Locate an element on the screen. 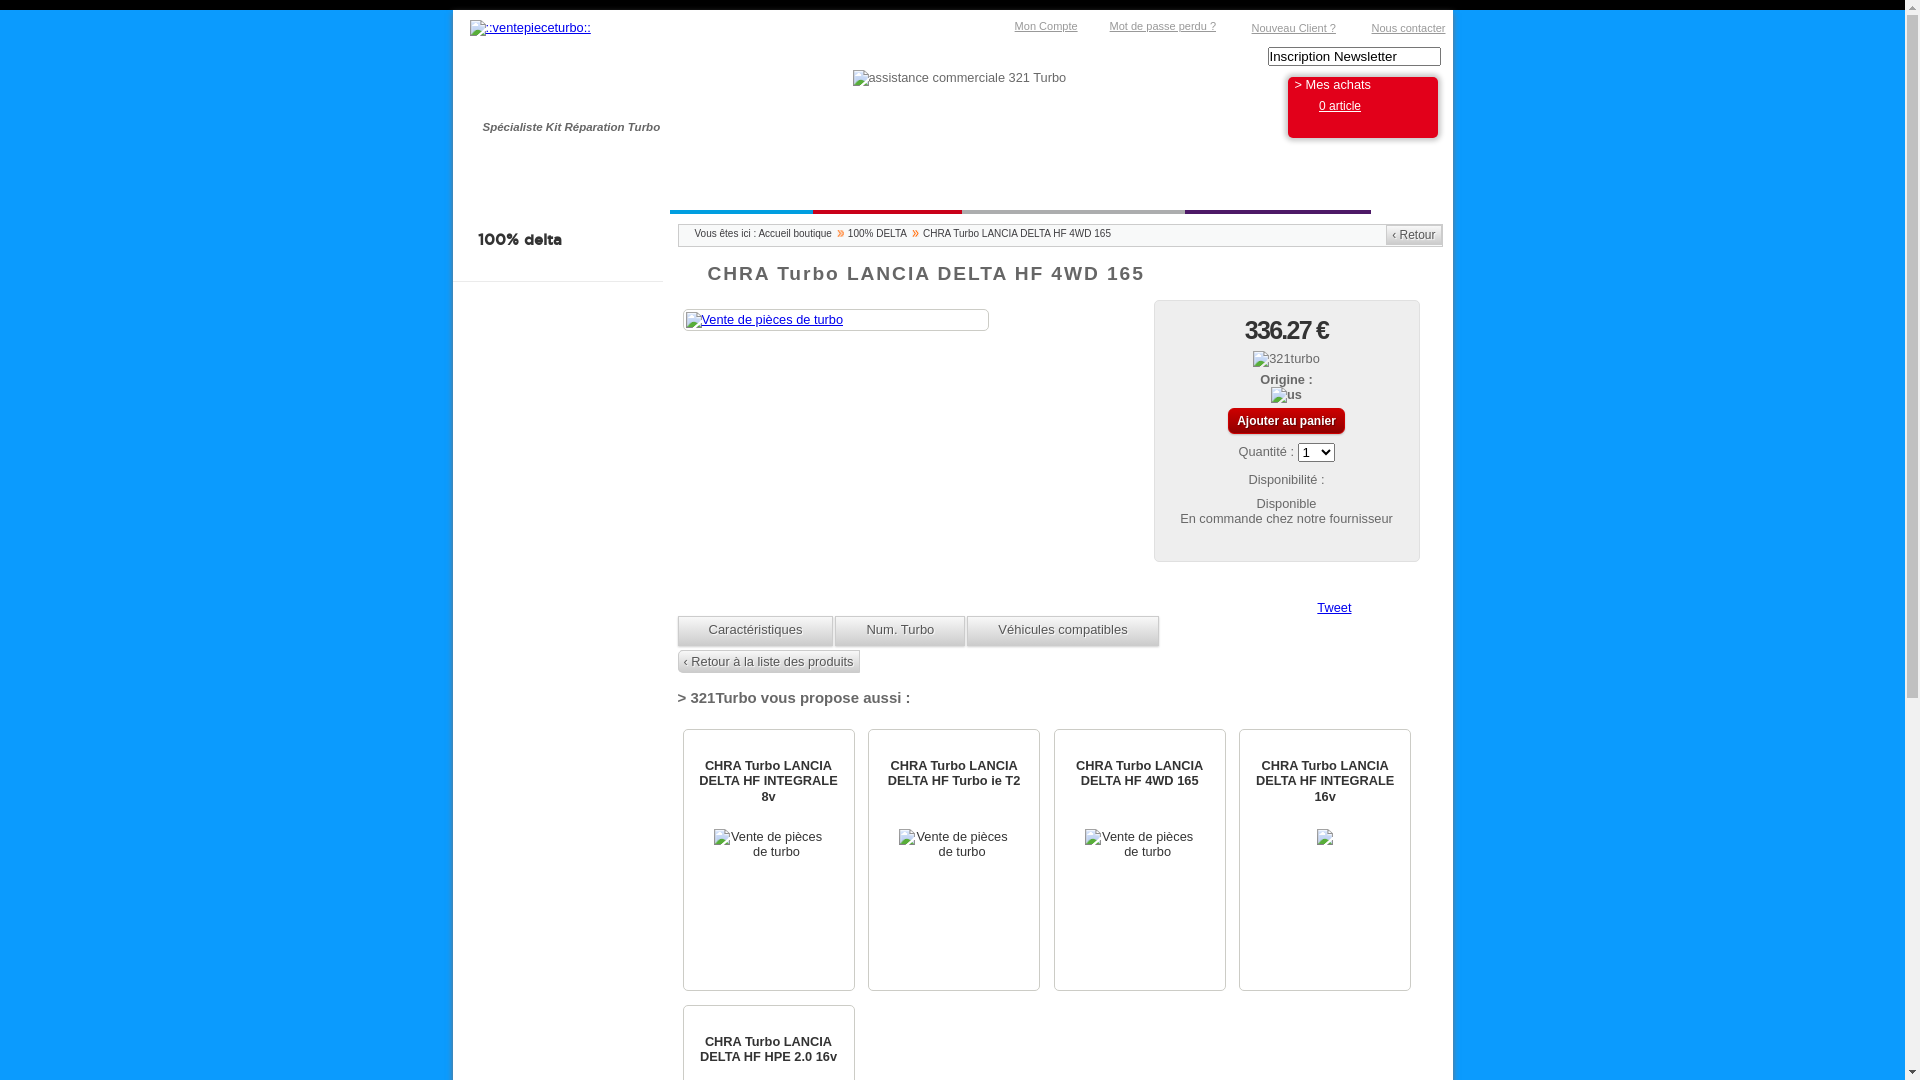  'us' is located at coordinates (1270, 394).